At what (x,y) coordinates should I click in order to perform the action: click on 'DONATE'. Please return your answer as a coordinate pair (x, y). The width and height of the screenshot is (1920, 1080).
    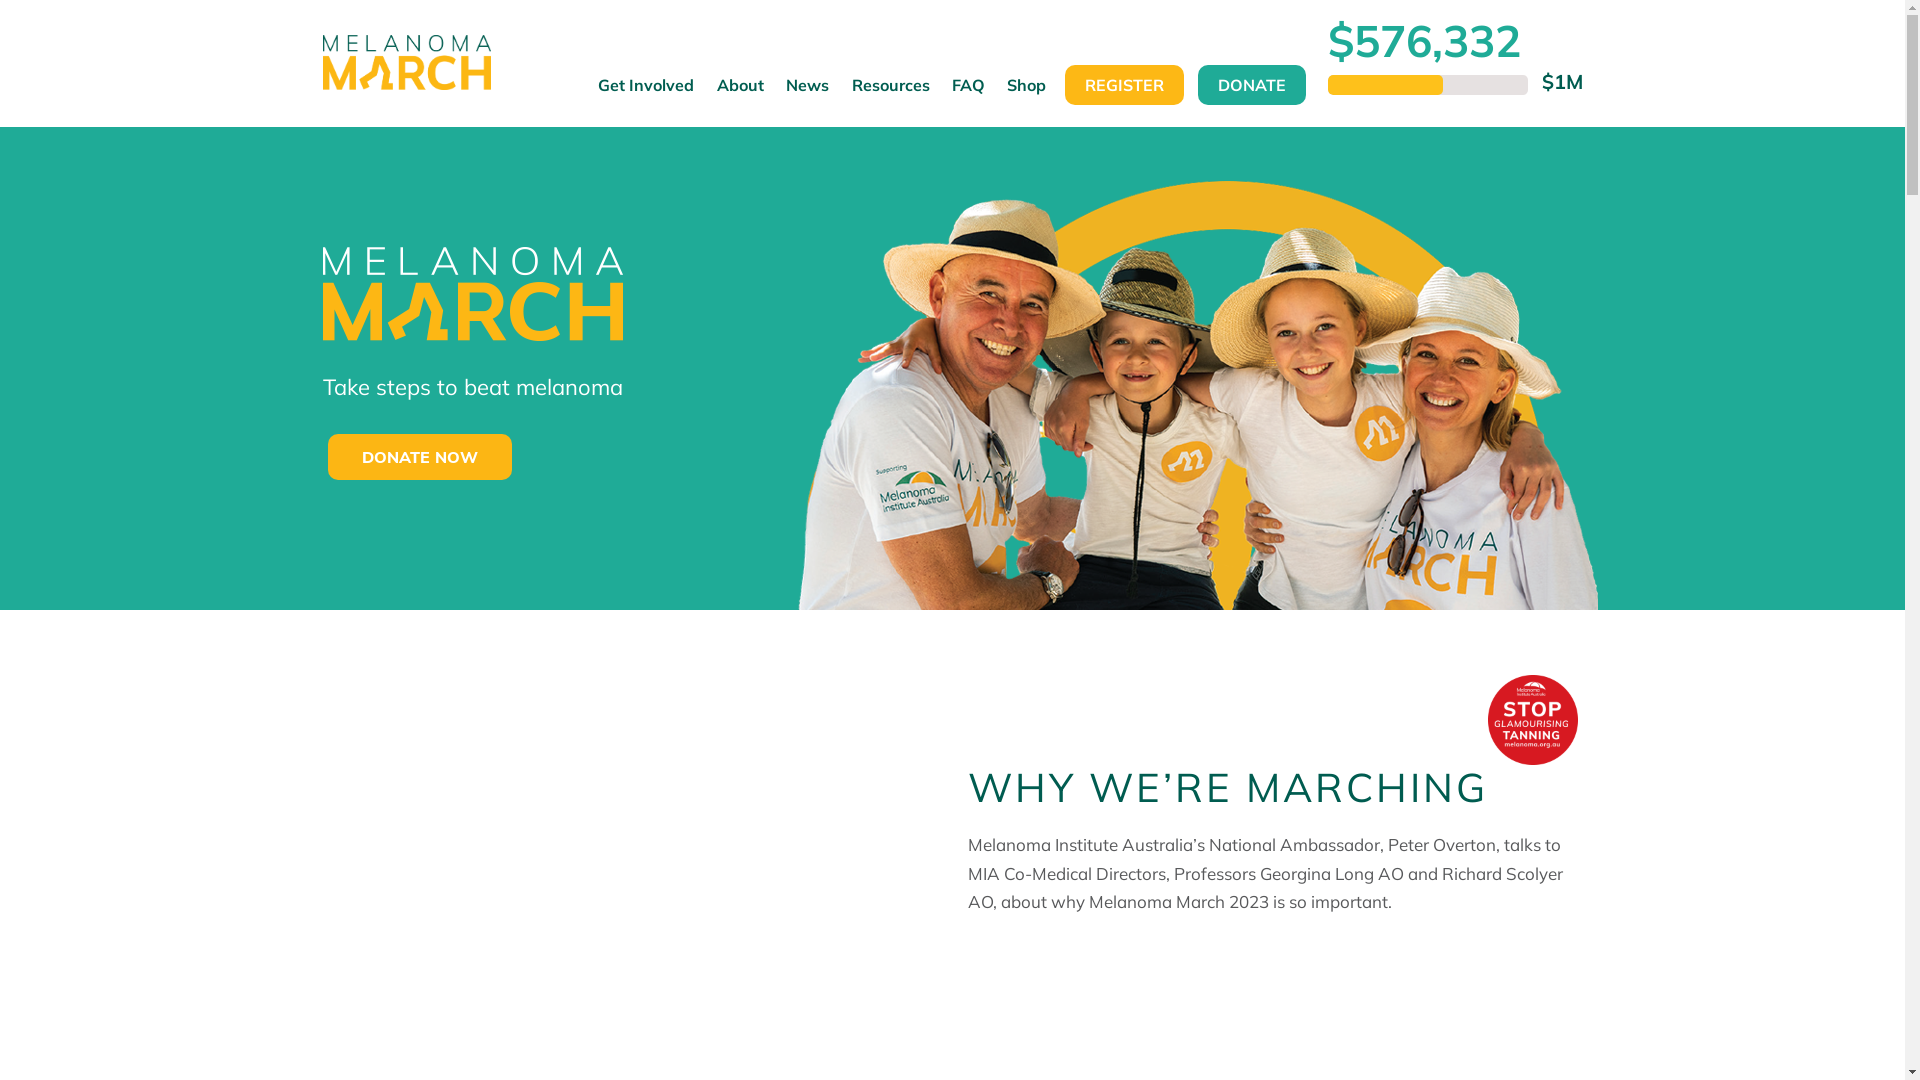
    Looking at the image, I should click on (1251, 83).